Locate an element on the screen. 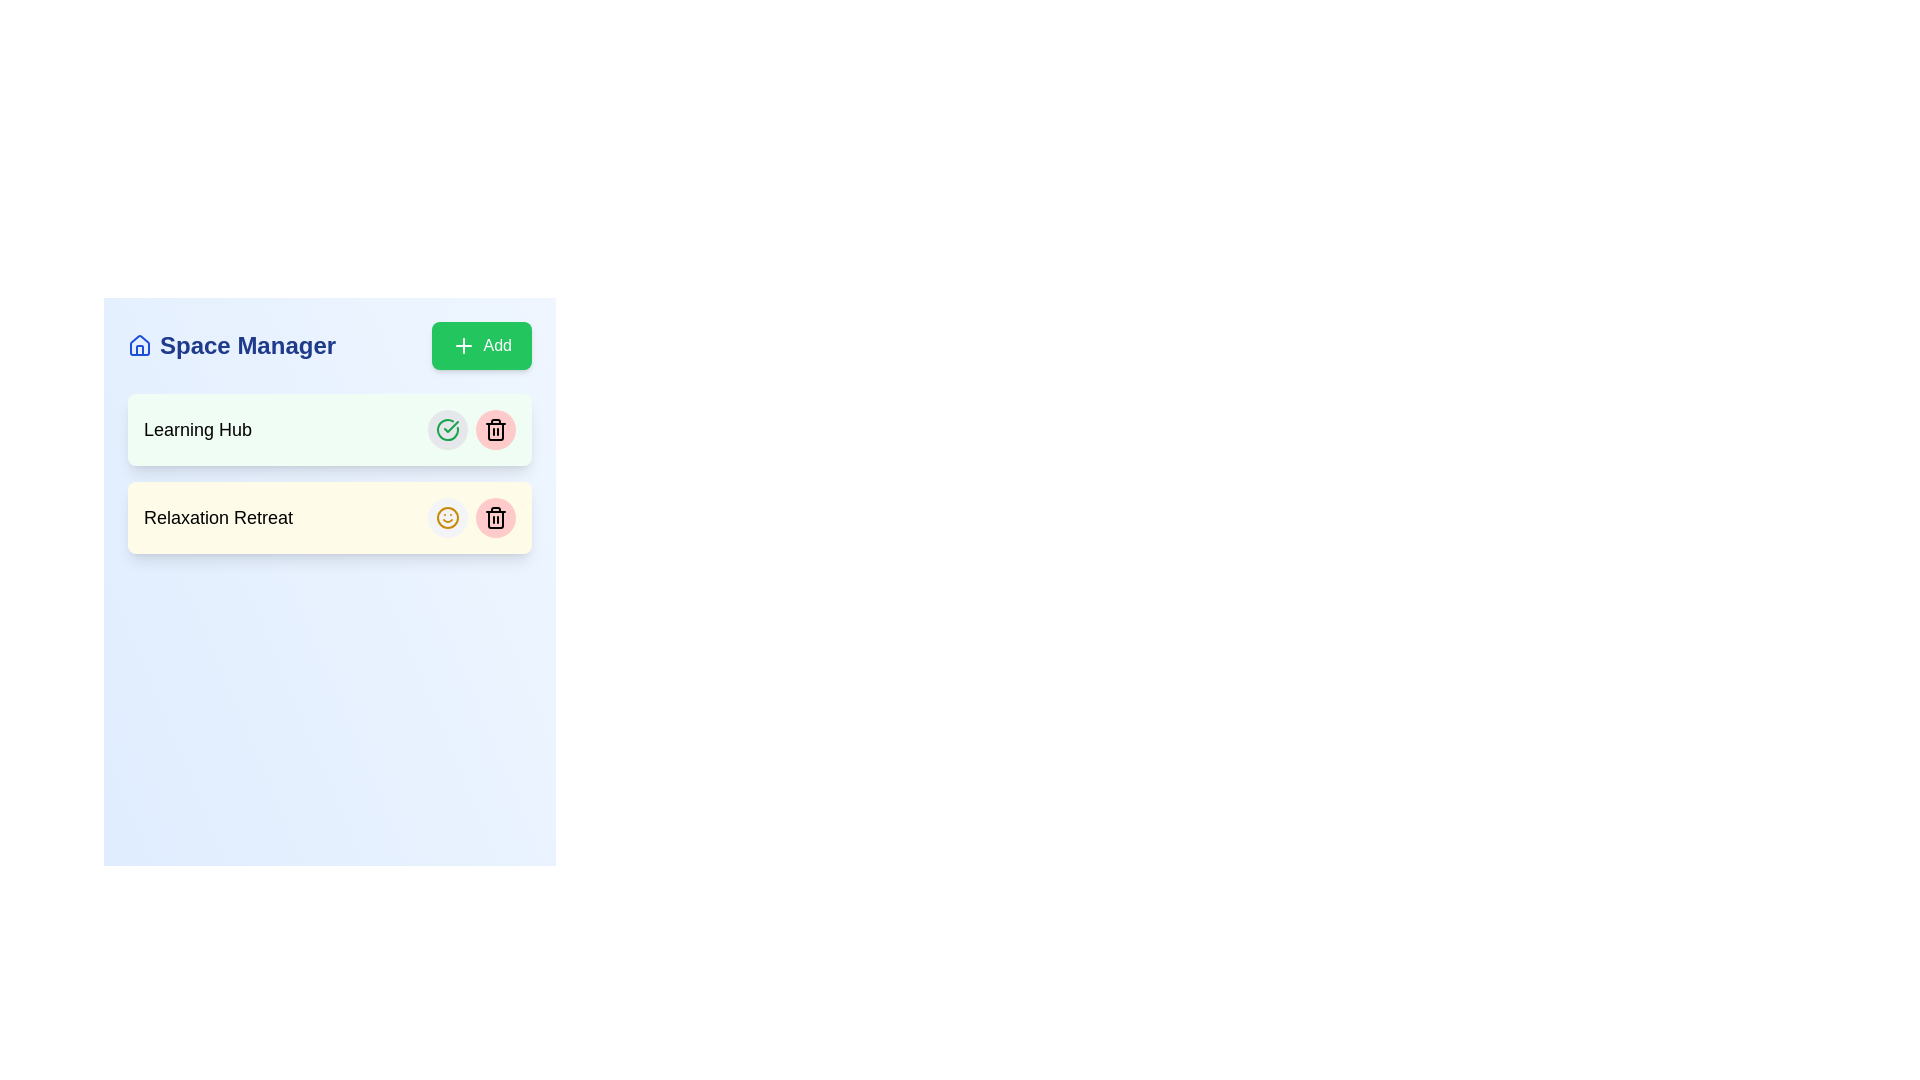 The image size is (1920, 1080). the main body of the trash bin icon, which represents the delete function, located to the right of the 'Relaxation Retreat' list item is located at coordinates (495, 431).